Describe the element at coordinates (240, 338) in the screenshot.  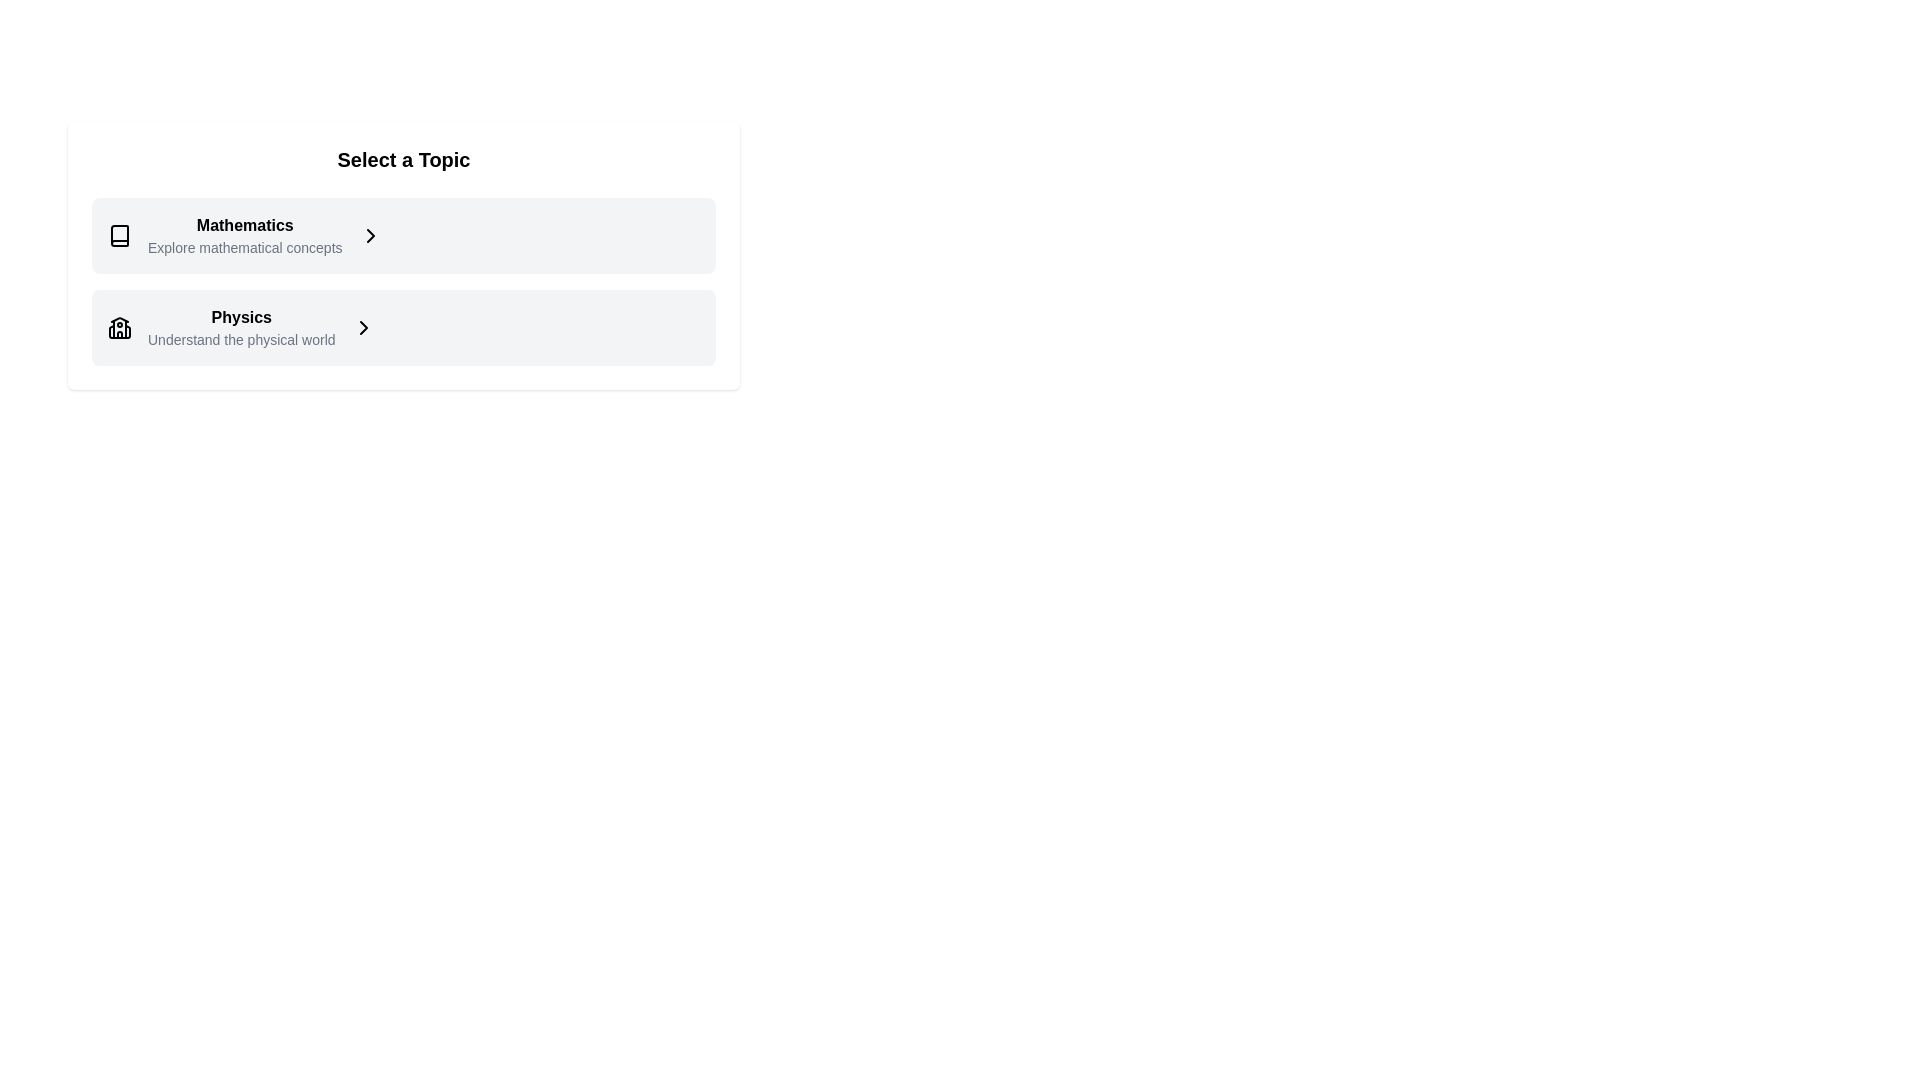
I see `descriptive information provided by the non-interactive label located below the bold title 'Physics', which serves as a subtitle or explanation for the Physics option` at that location.